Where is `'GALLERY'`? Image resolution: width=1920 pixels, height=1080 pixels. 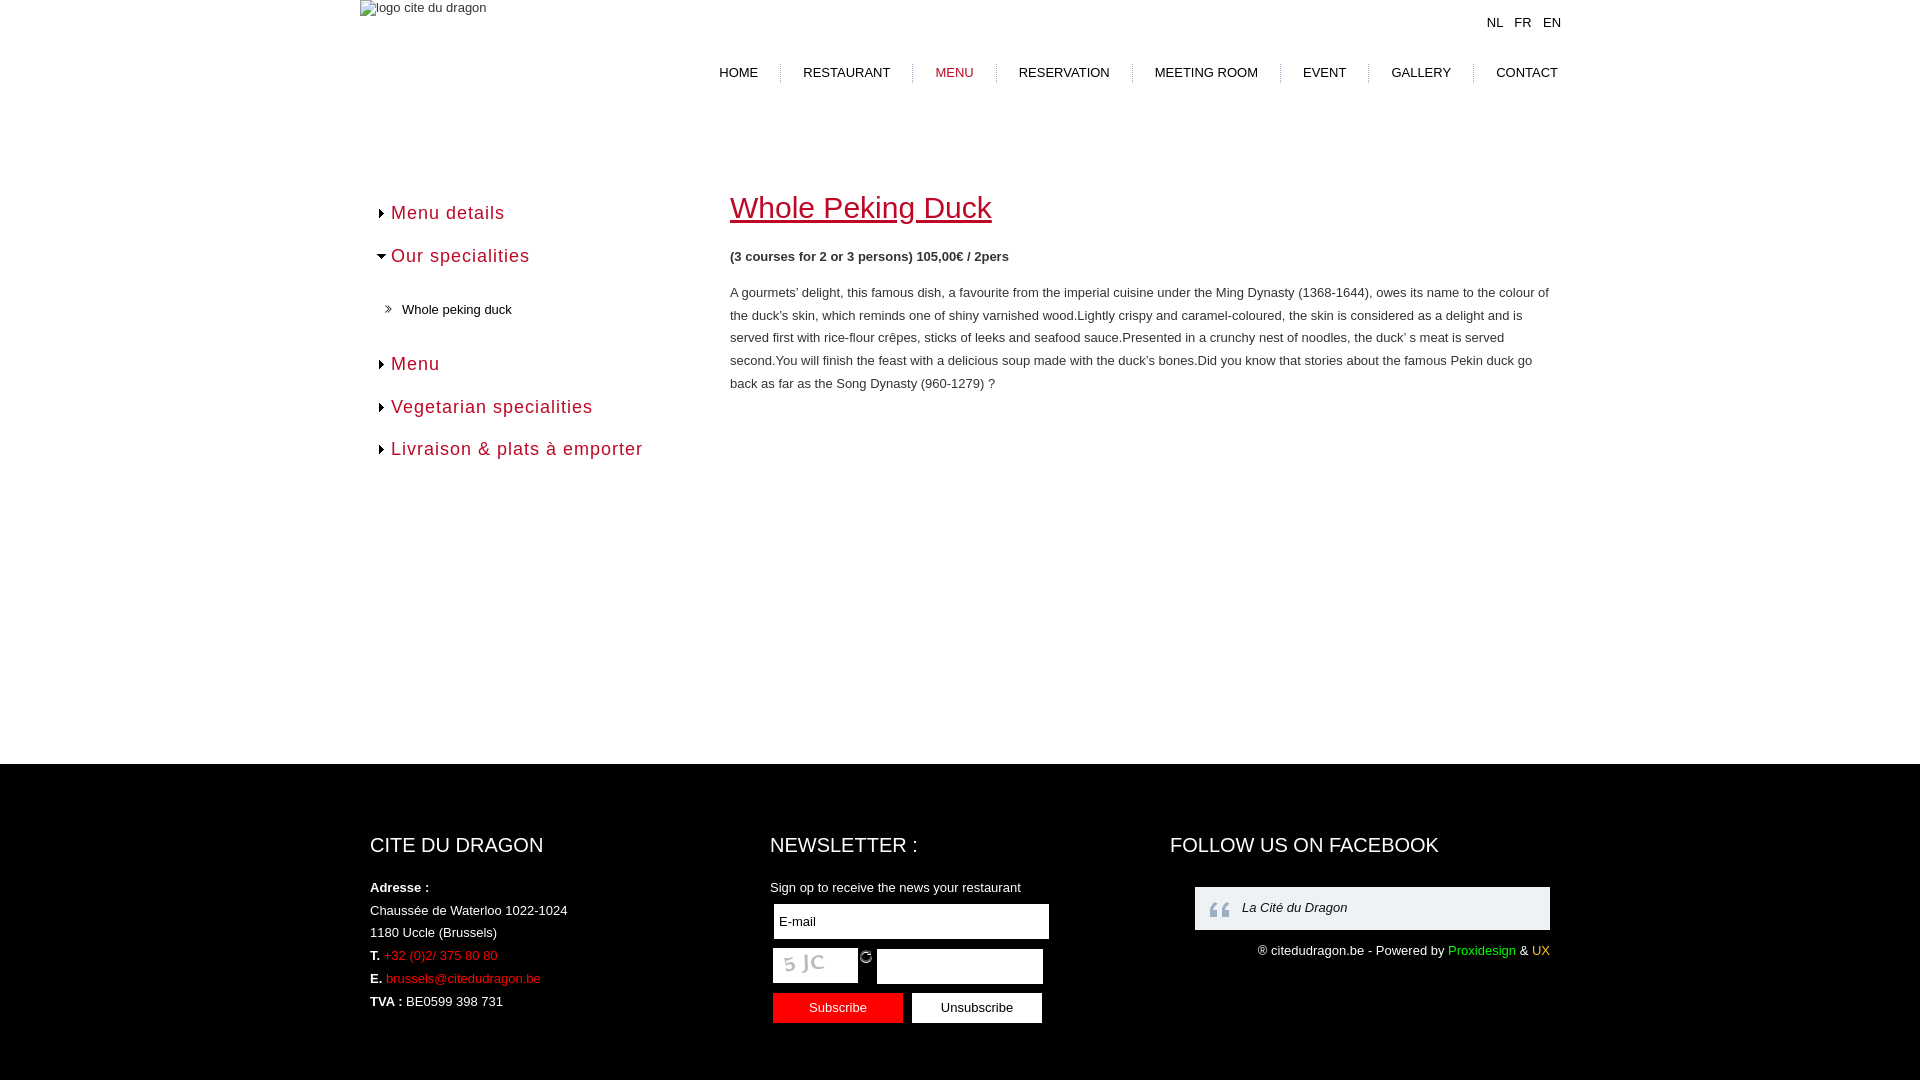
'GALLERY' is located at coordinates (1419, 72).